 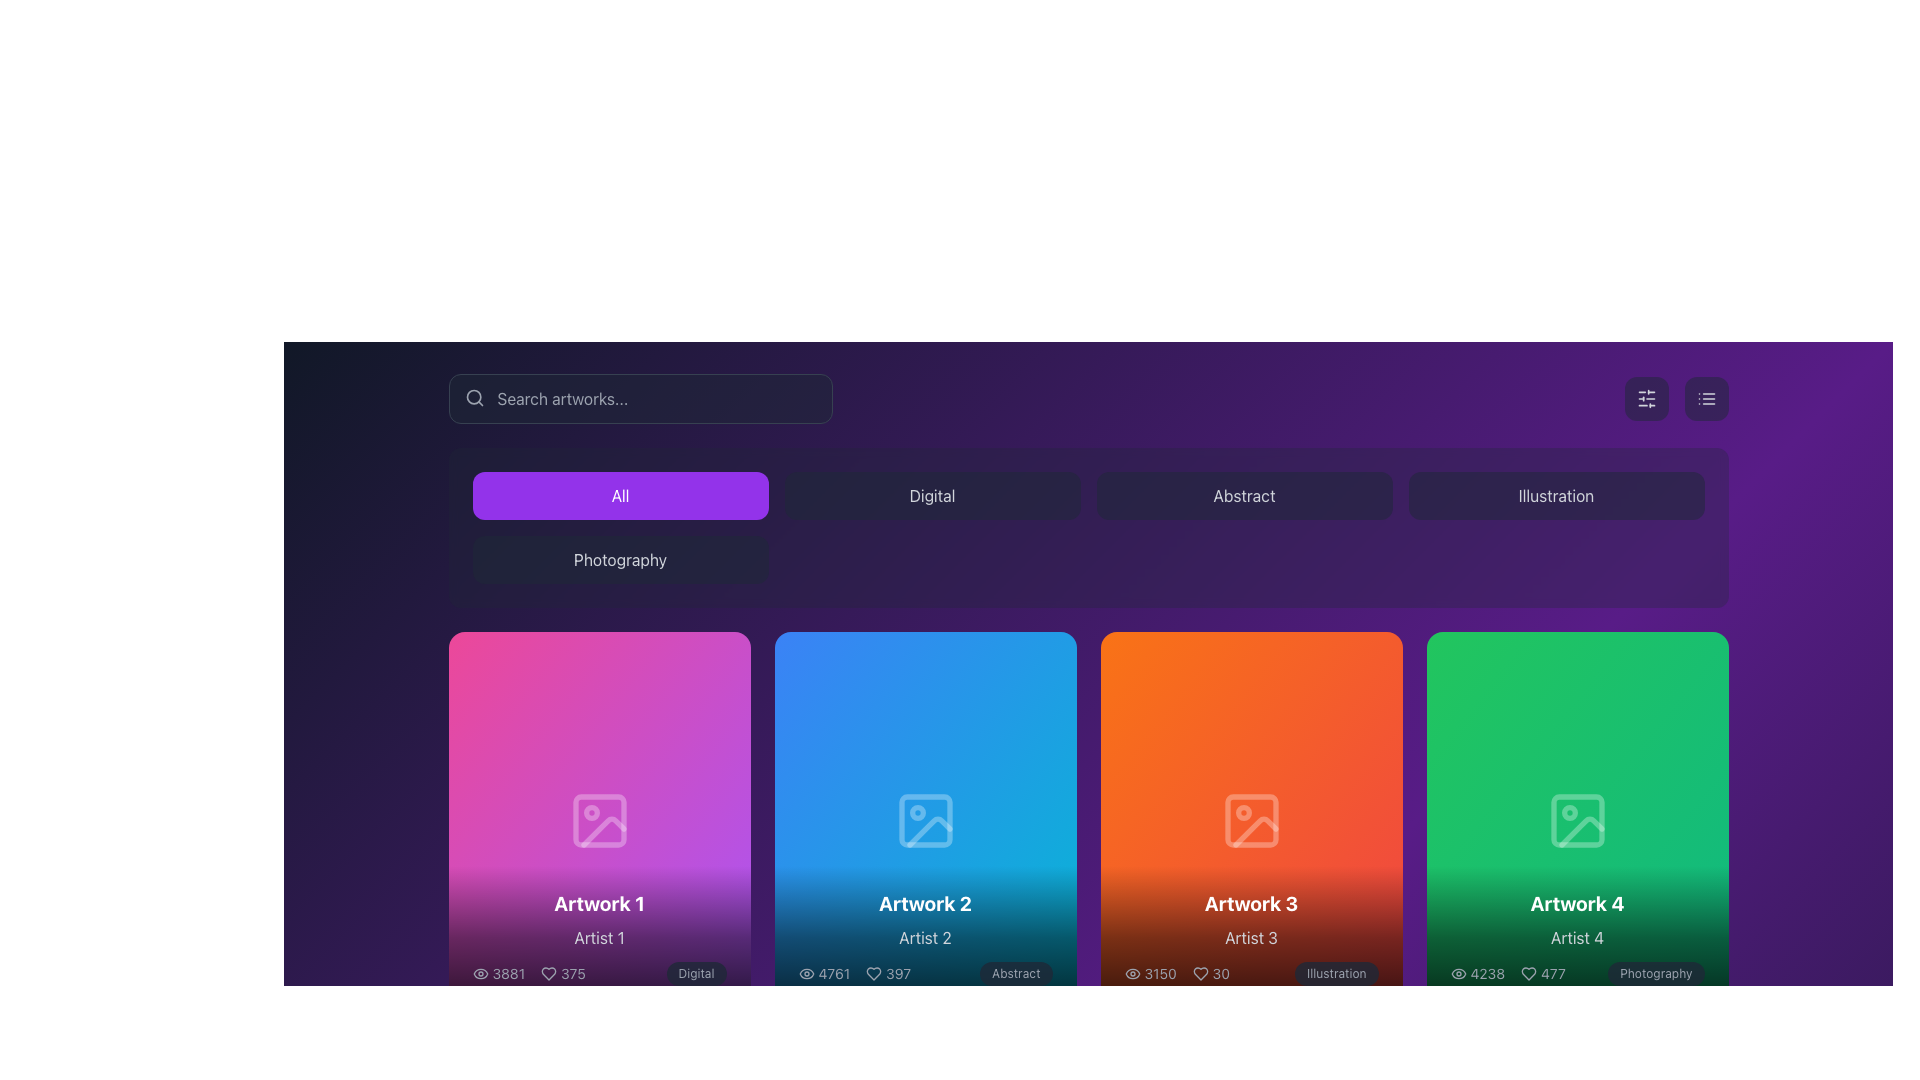 I want to click on the text label displaying the name of the artist for 'Artwork 1', located in the bottom-left card of the gallery, directly under the artwork title, so click(x=598, y=937).